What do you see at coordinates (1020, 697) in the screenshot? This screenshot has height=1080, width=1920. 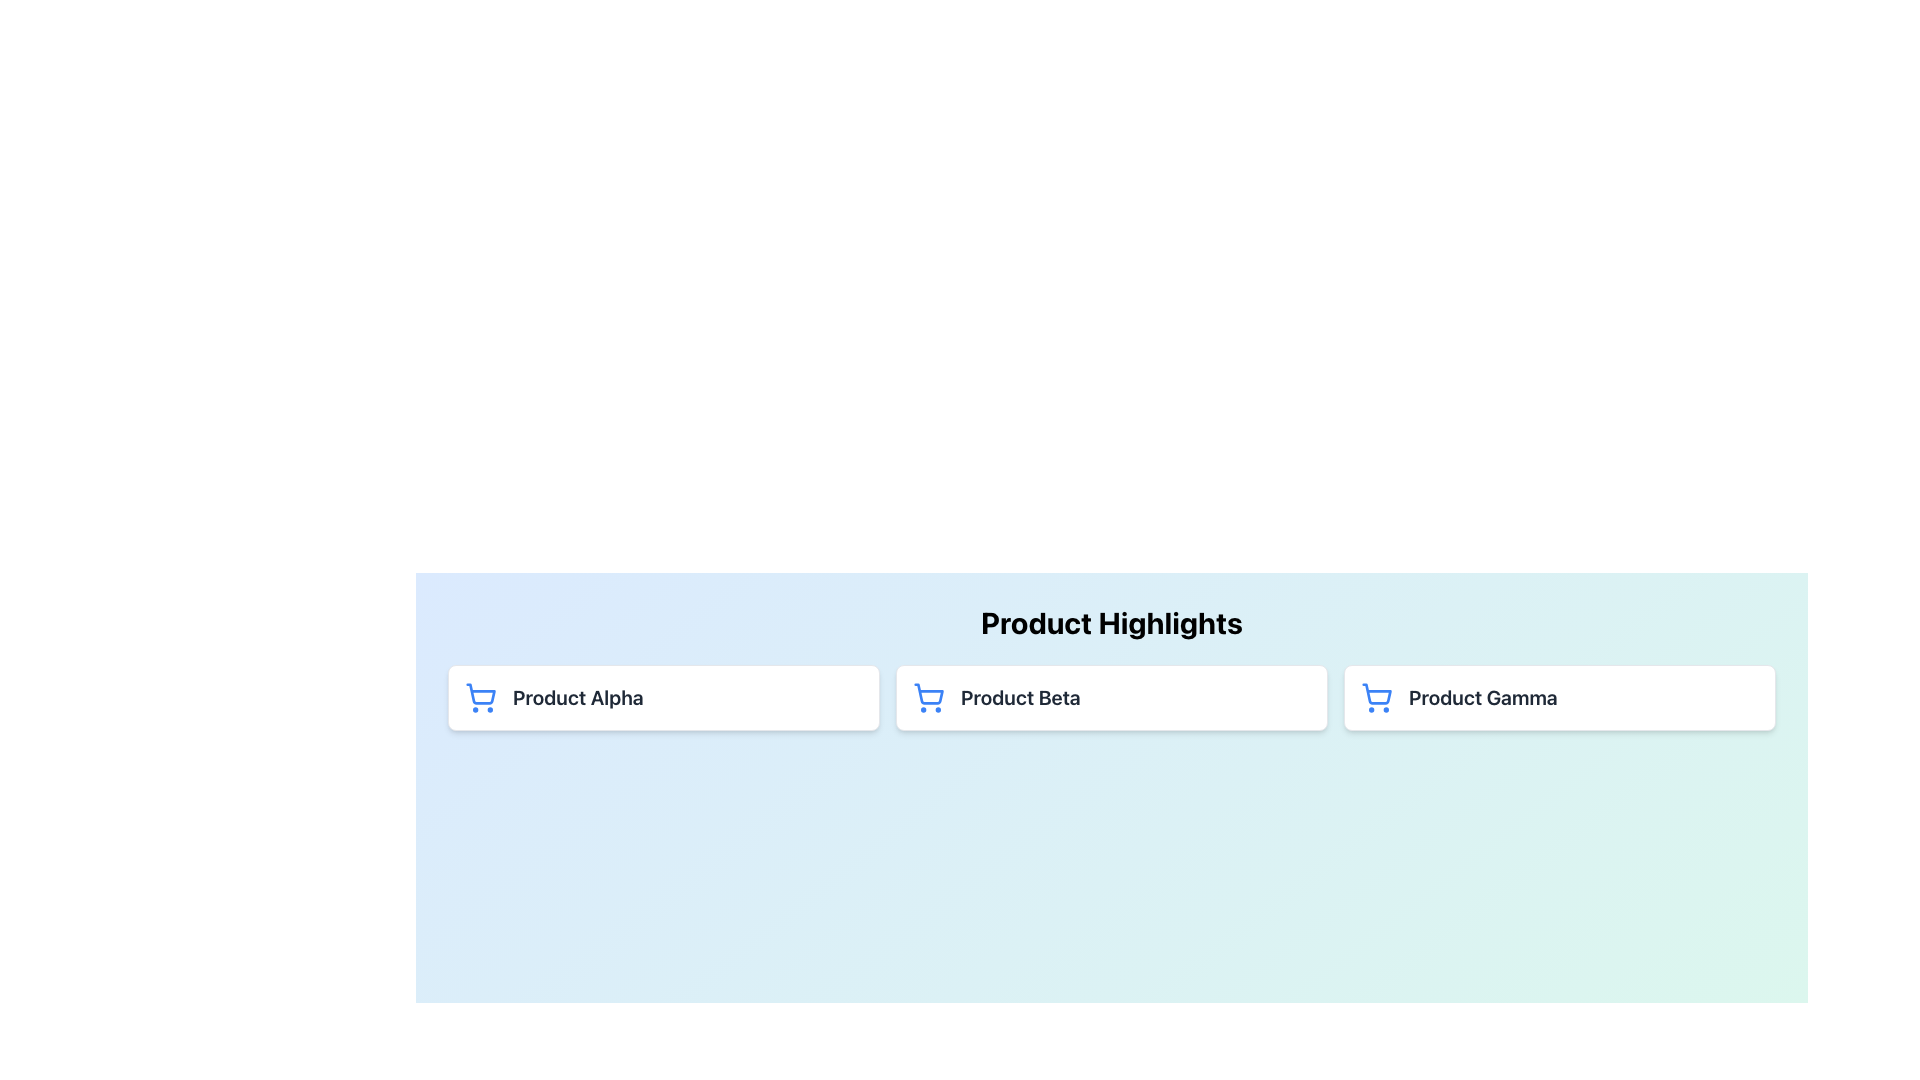 I see `the text label that reads 'Product Beta', which is styled with a bold font and dark coloring, located as the central item under the 'Product Highlights' header` at bounding box center [1020, 697].